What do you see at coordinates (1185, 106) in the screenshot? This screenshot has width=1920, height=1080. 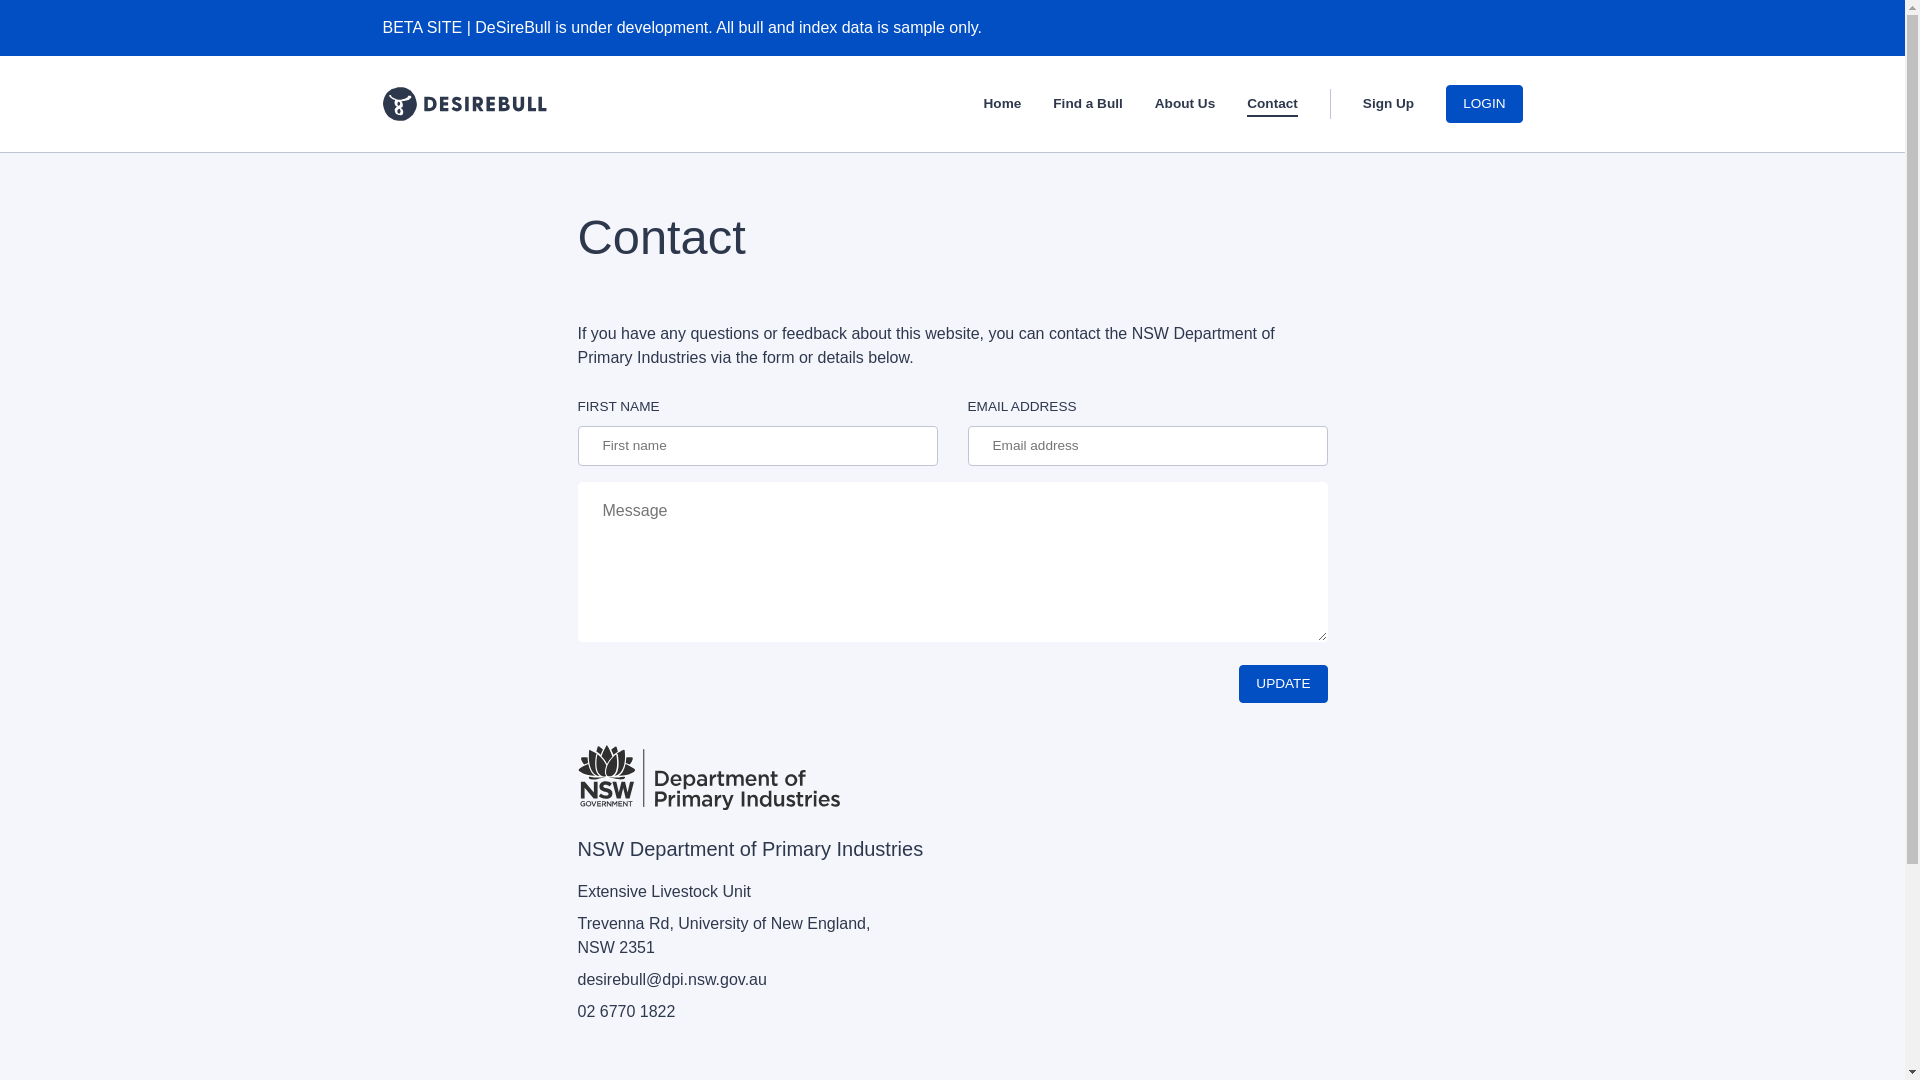 I see `'About Us'` at bounding box center [1185, 106].